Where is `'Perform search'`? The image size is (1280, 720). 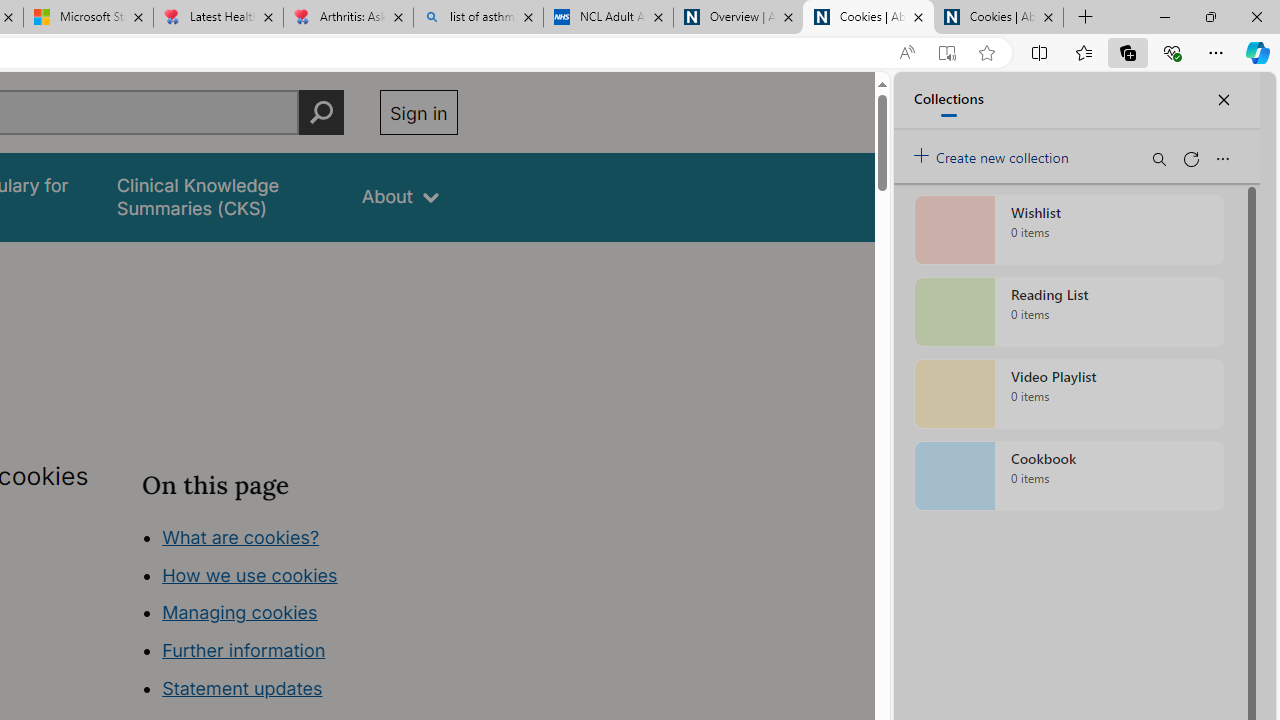
'Perform search' is located at coordinates (321, 112).